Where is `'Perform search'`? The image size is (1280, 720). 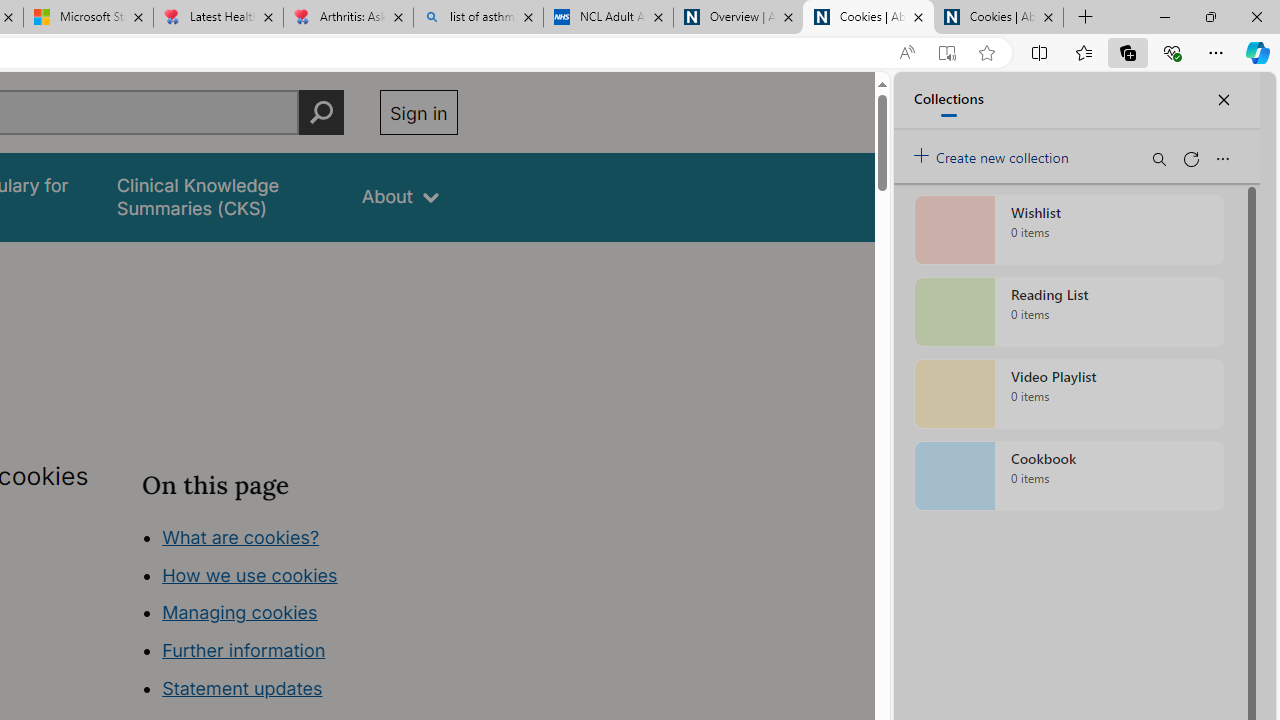
'Perform search' is located at coordinates (321, 112).